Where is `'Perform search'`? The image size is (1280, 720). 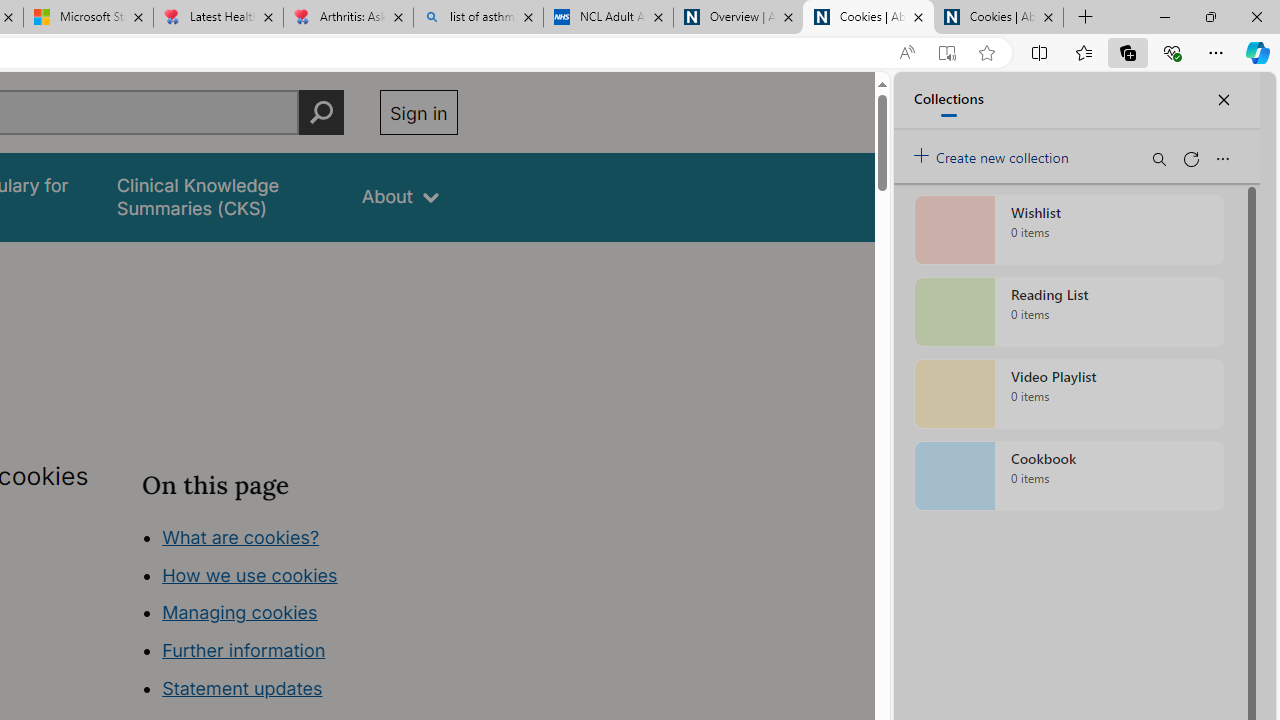
'Perform search' is located at coordinates (321, 112).